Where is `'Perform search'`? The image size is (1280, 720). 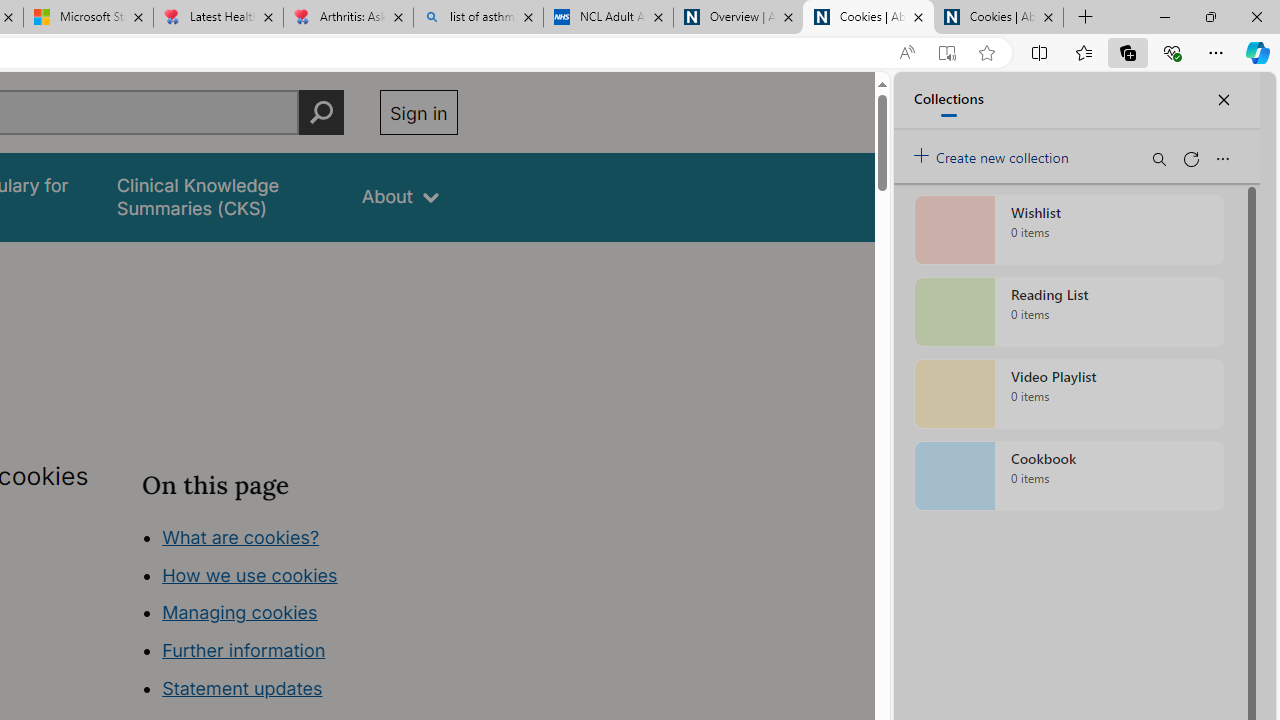
'Perform search' is located at coordinates (321, 112).